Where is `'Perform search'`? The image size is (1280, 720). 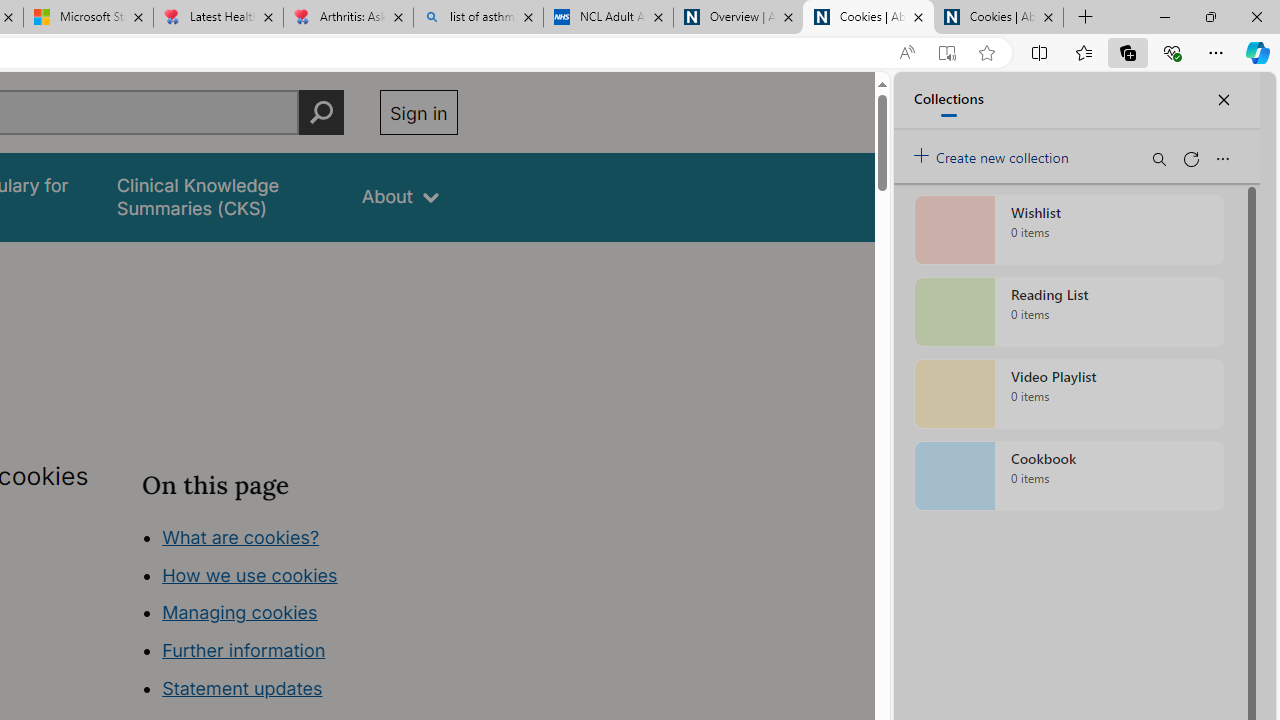
'Perform search' is located at coordinates (321, 112).